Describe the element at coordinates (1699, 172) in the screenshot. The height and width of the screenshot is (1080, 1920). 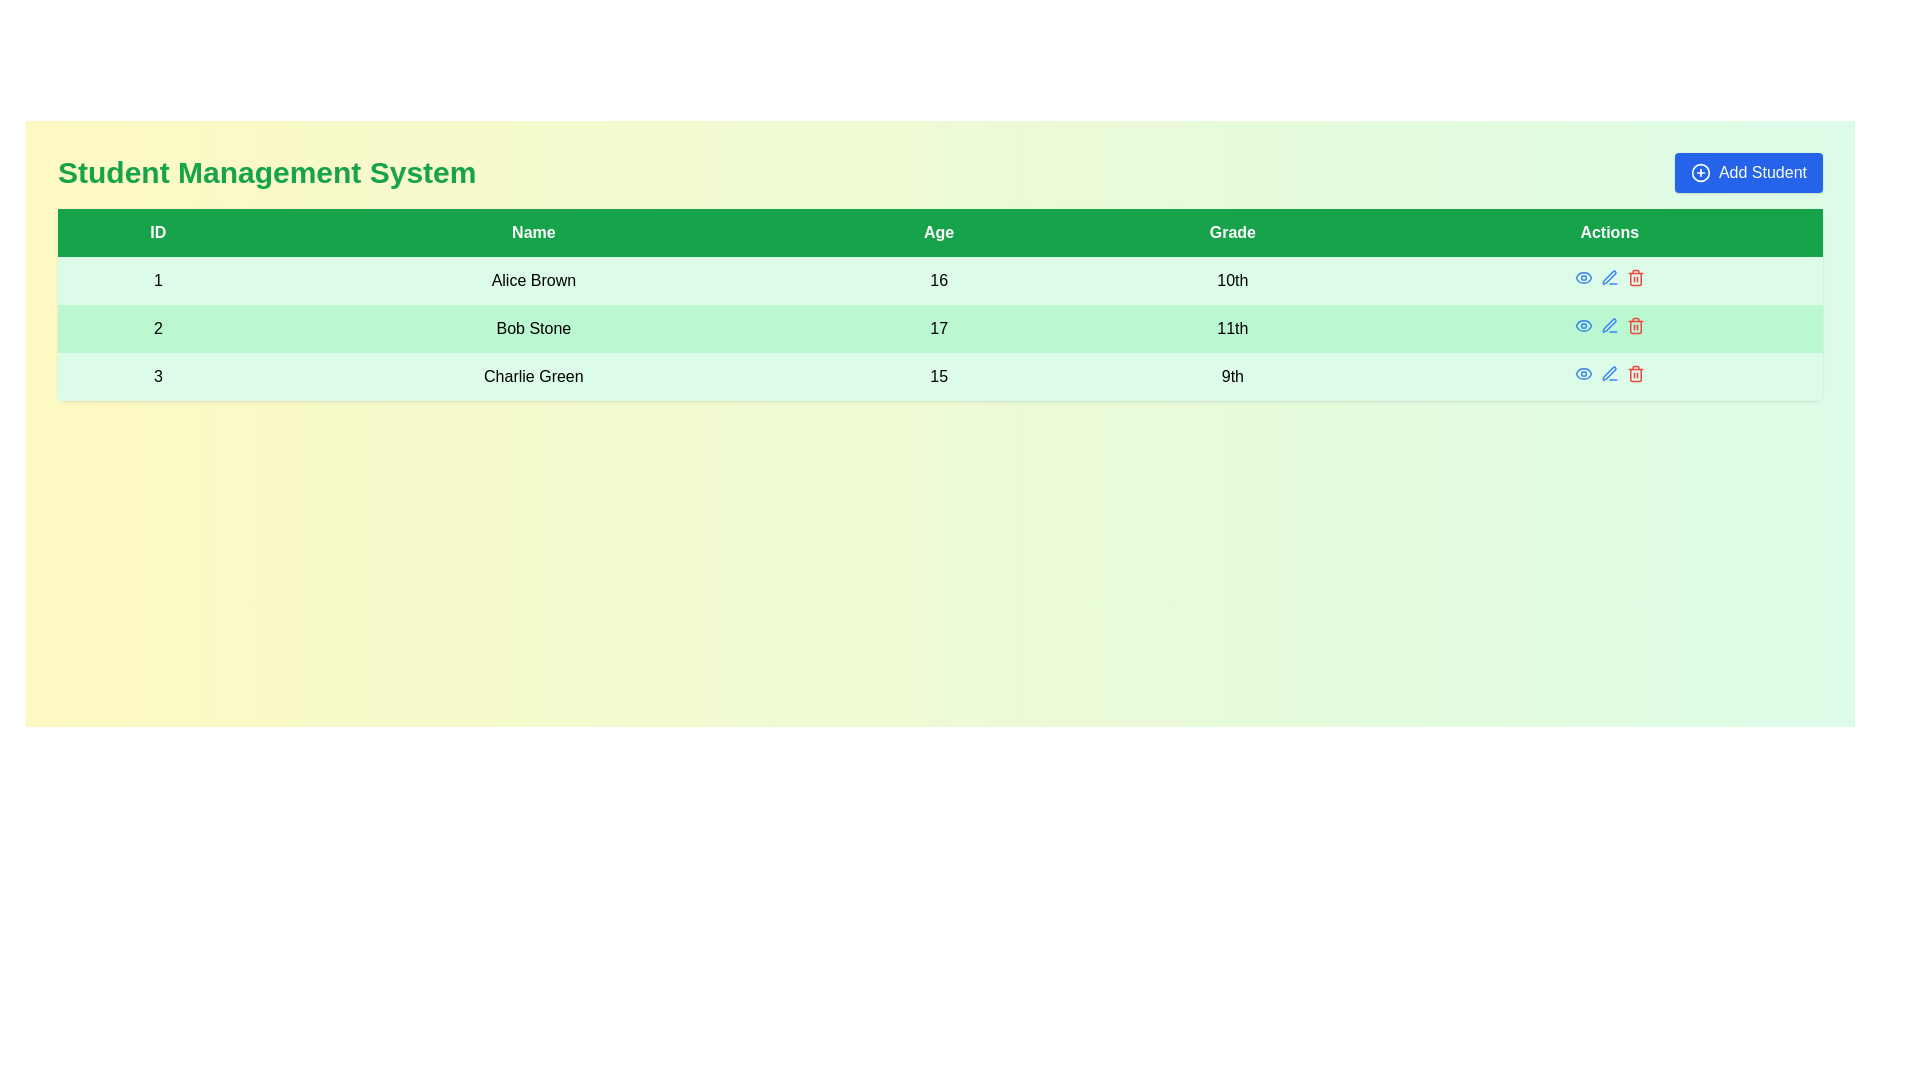
I see `the circular plus icon of the 'Add Student' button located in the upper-right corner of the user interface for accessibility purposes` at that location.